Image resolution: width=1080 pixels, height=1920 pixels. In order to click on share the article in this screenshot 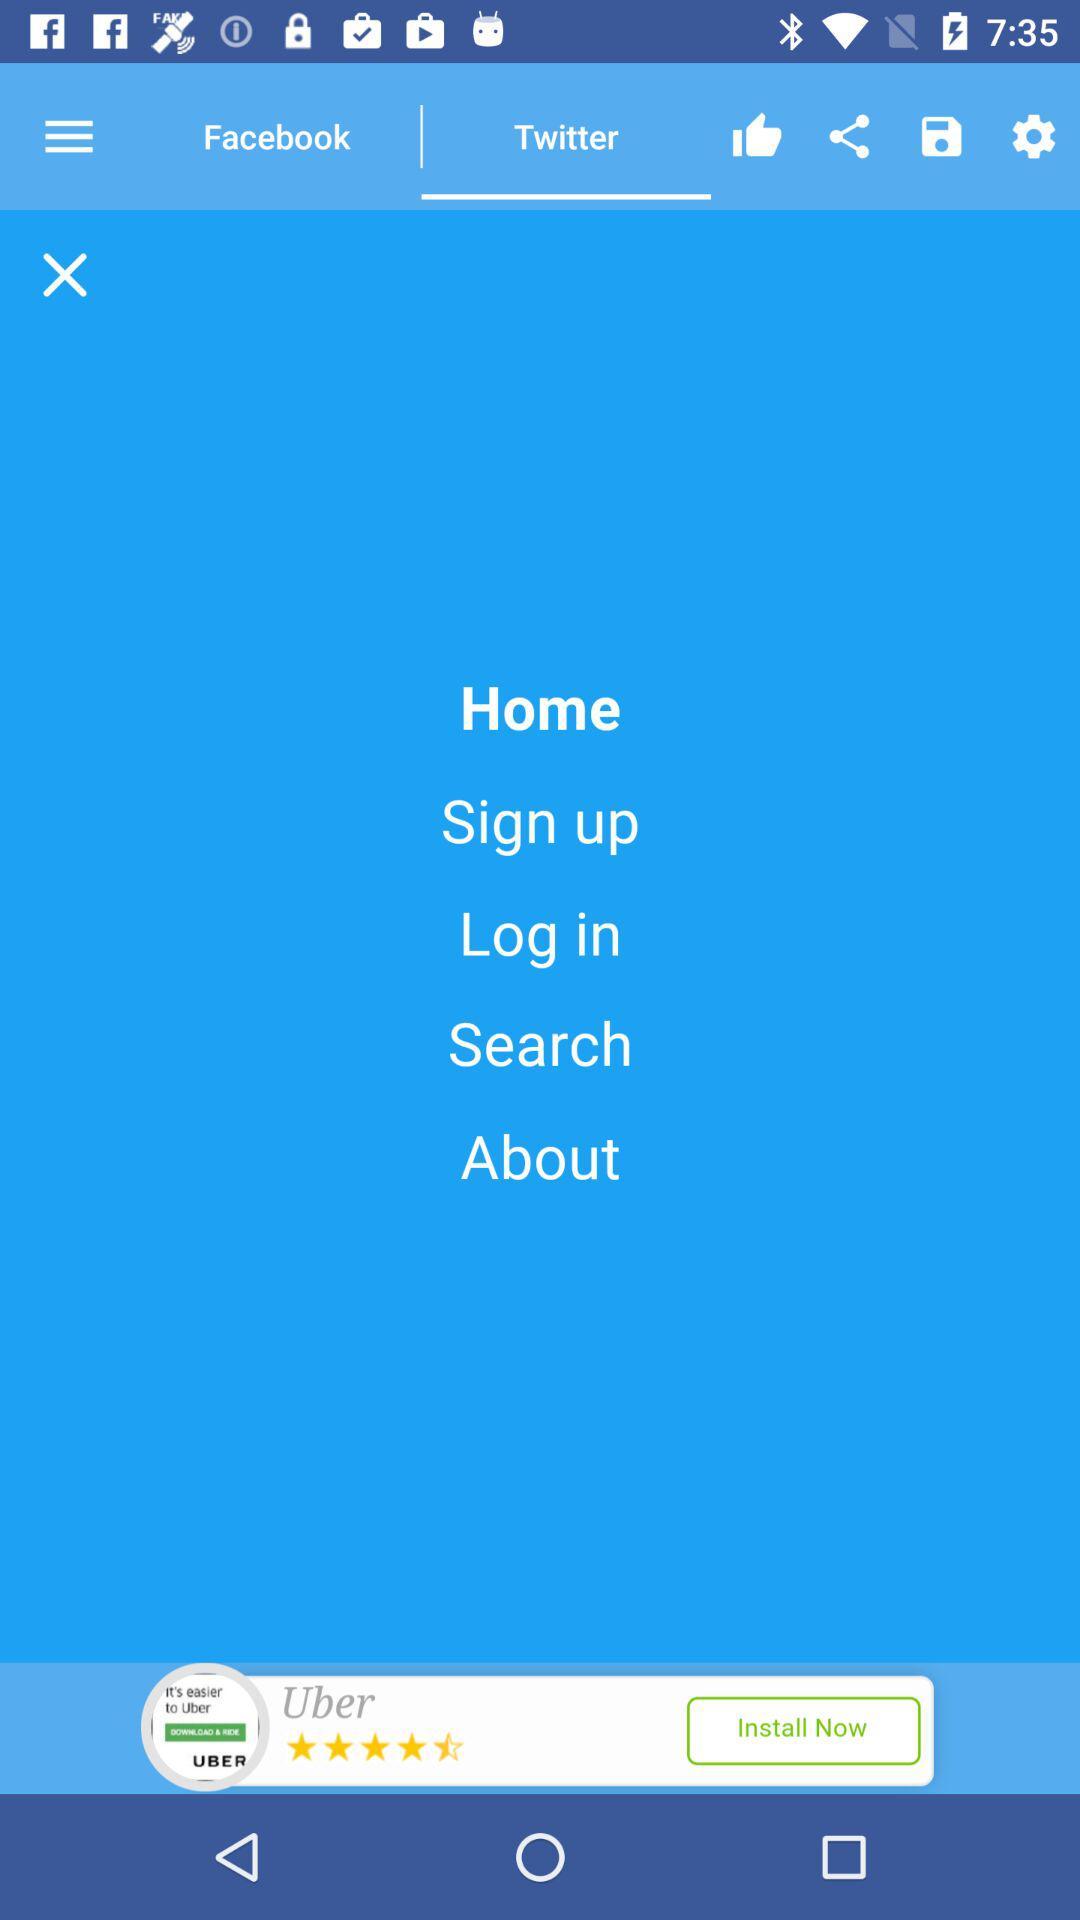, I will do `click(849, 135)`.